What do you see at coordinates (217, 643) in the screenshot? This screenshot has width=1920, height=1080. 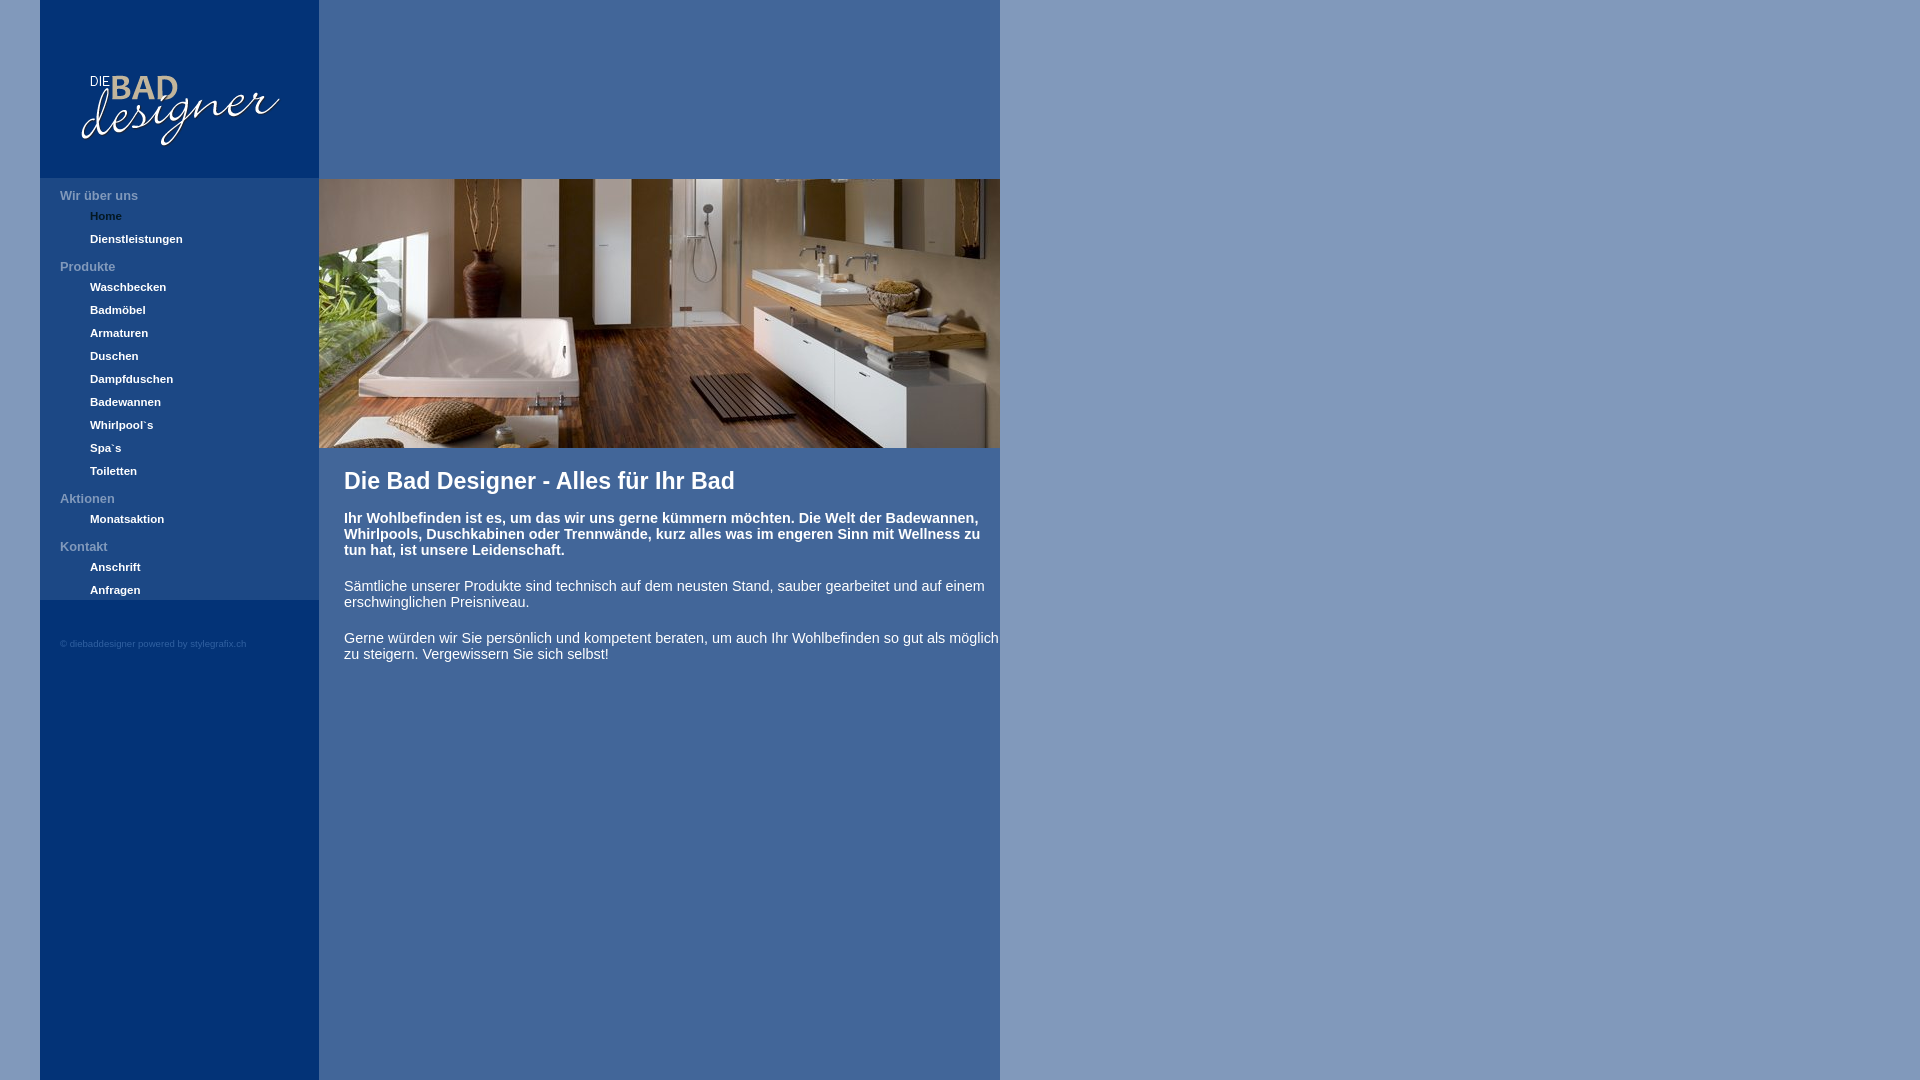 I see `'stylegrafix.ch'` at bounding box center [217, 643].